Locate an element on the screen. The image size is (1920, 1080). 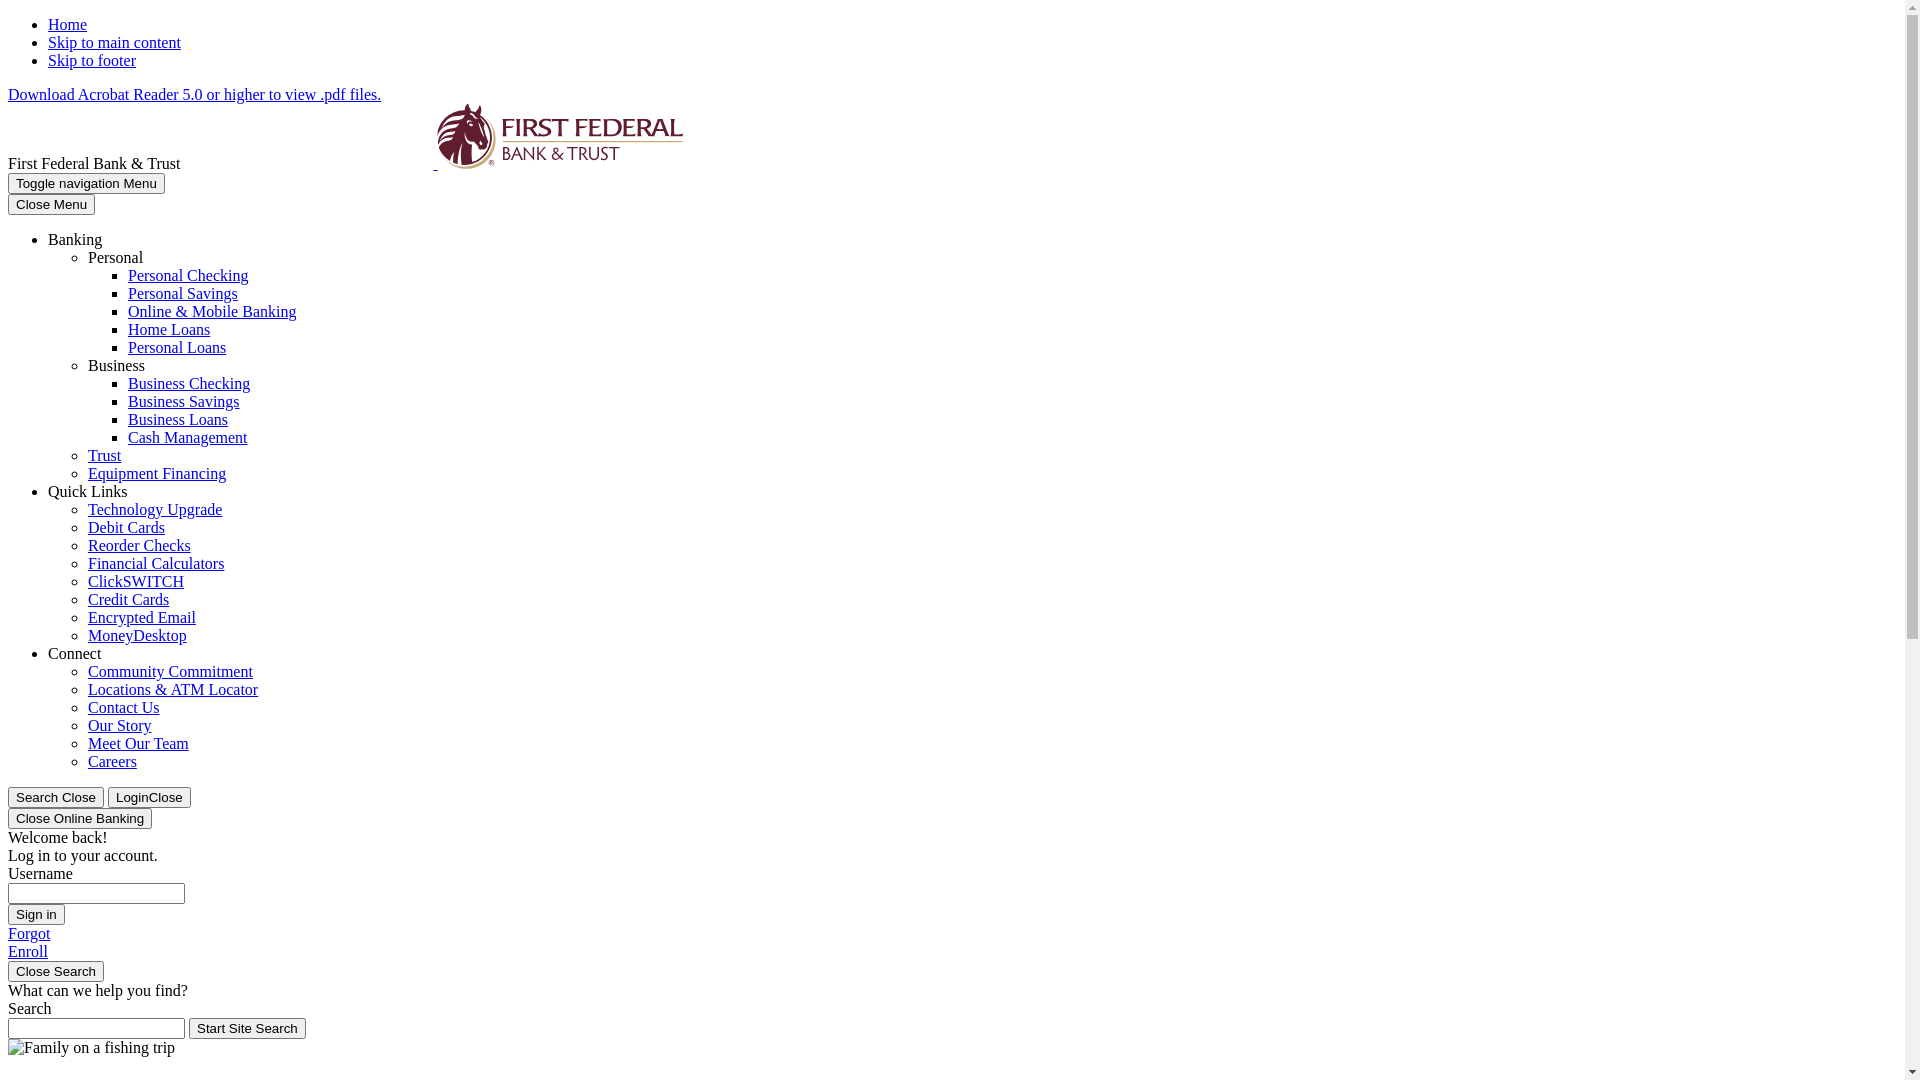
'Reorder Checks' is located at coordinates (138, 545).